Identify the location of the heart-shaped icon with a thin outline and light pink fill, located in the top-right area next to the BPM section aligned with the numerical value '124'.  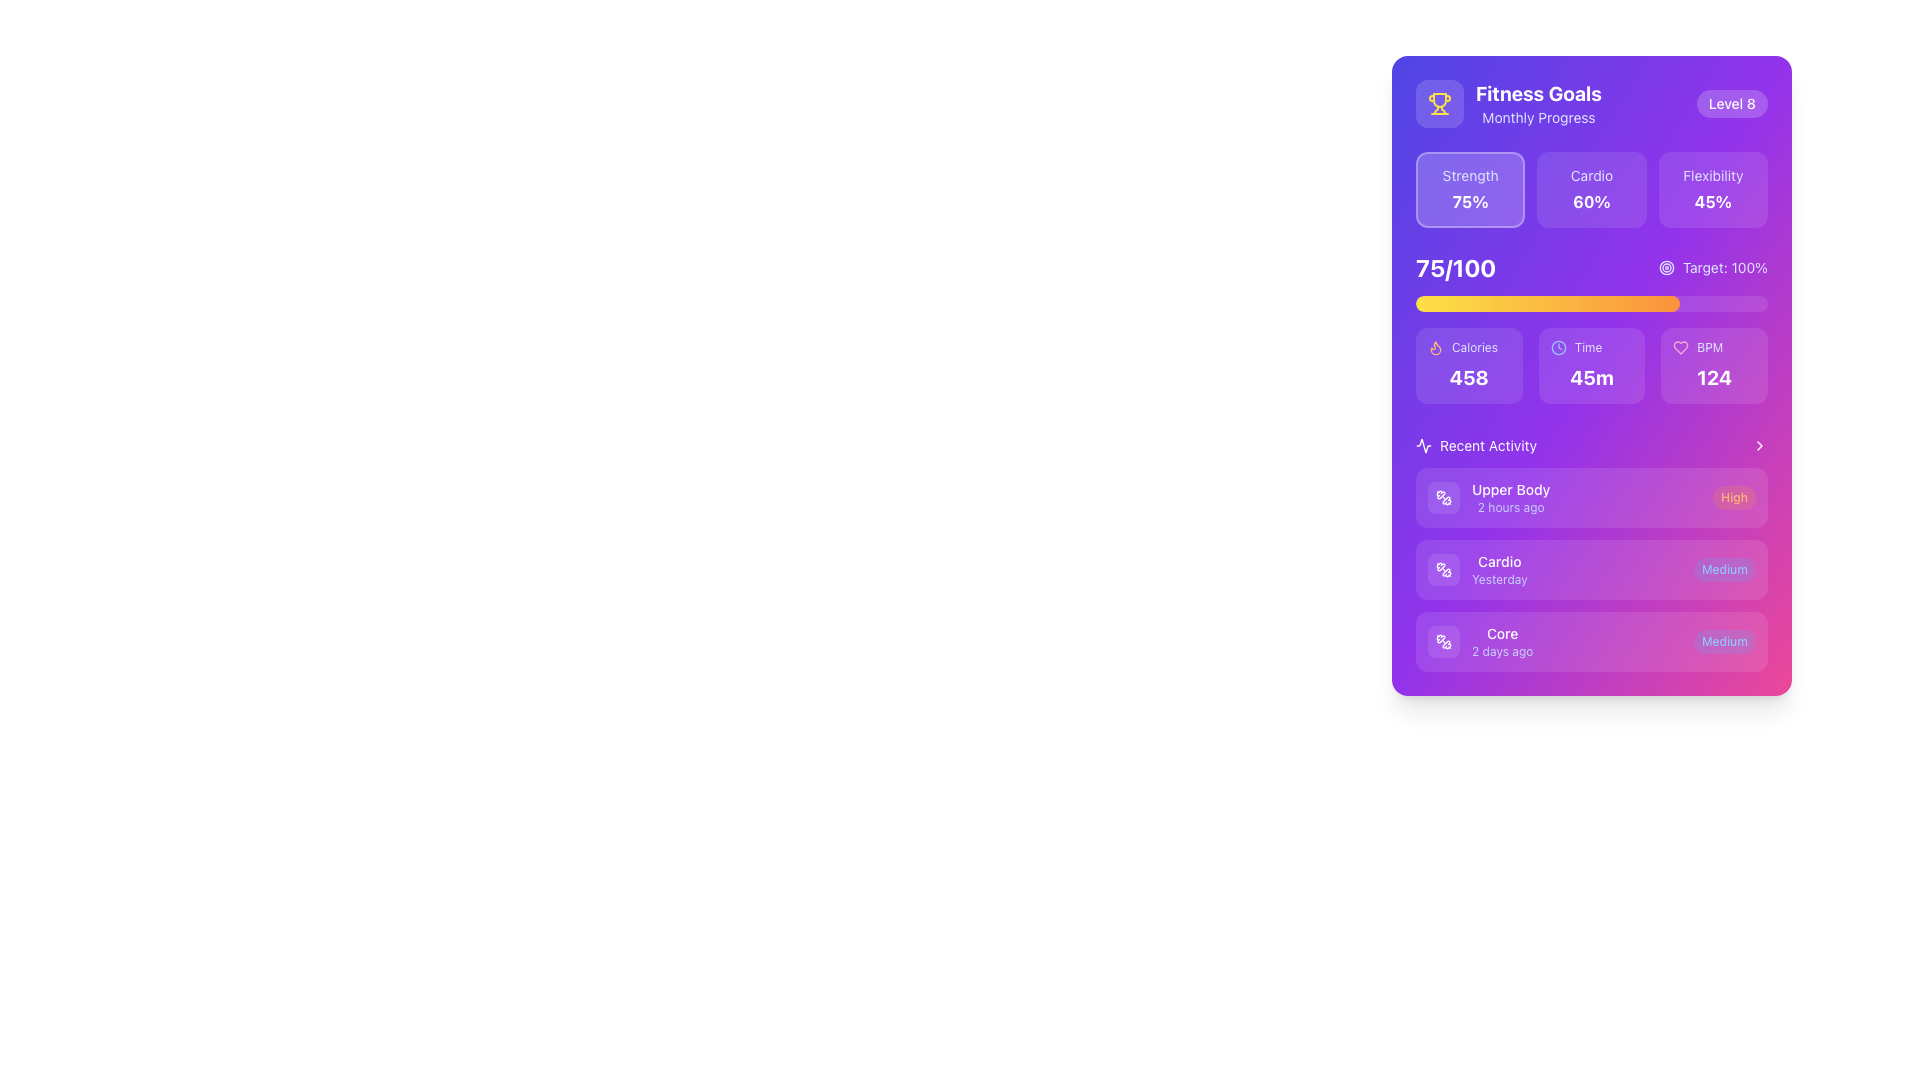
(1680, 346).